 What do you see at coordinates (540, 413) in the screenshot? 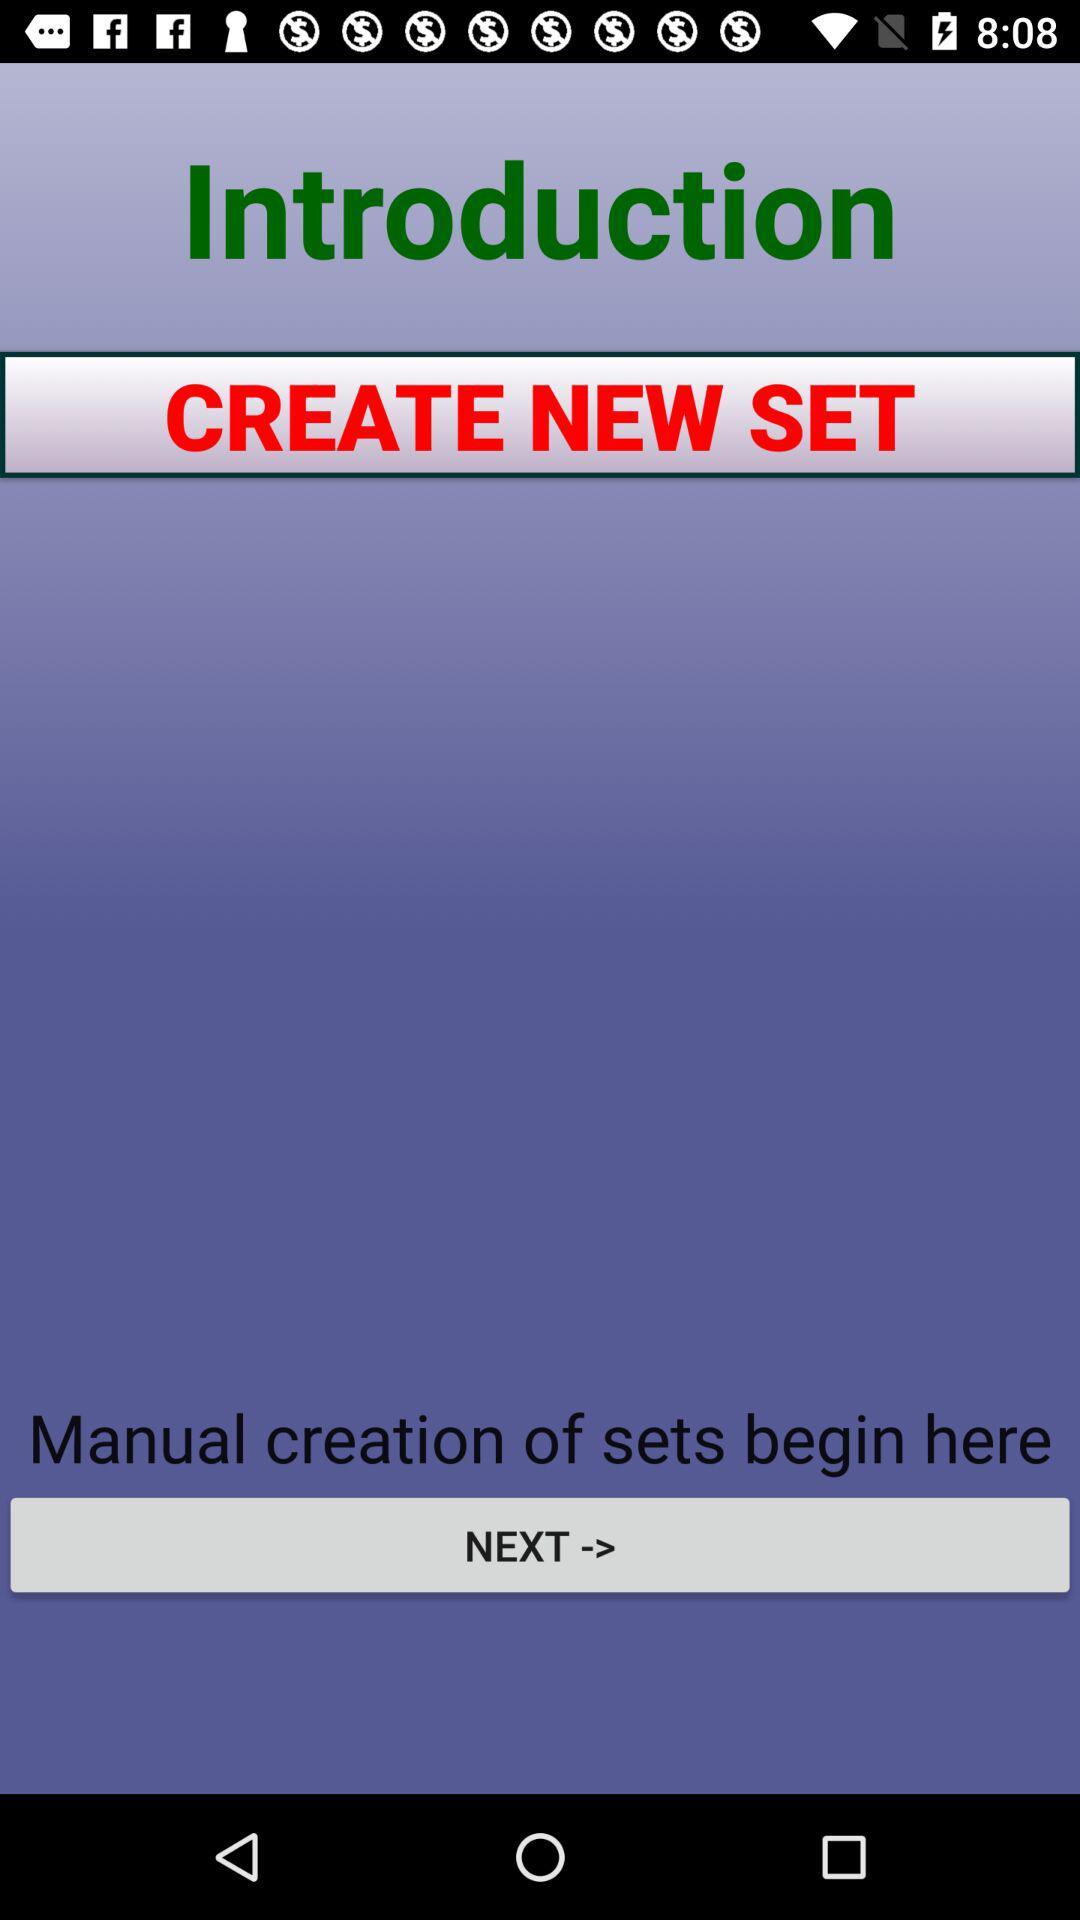
I see `the item below introduction app` at bounding box center [540, 413].